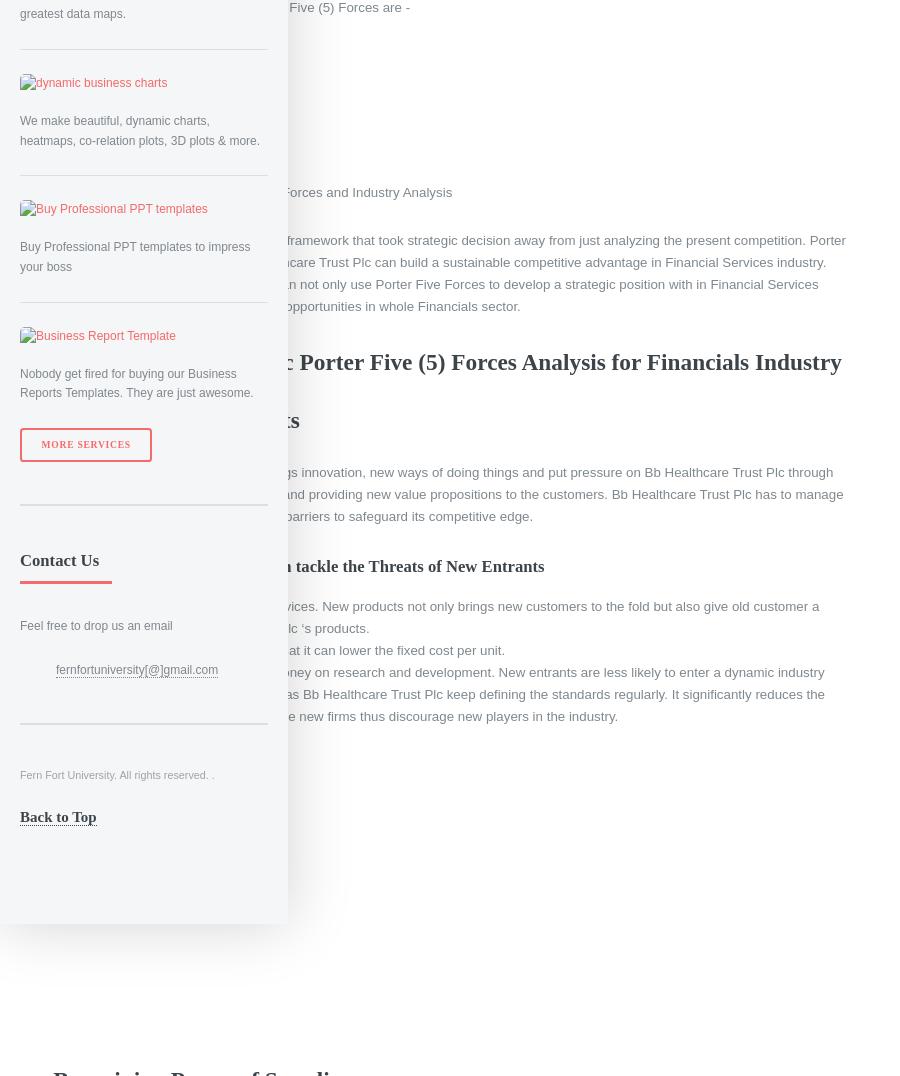 Image resolution: width=900 pixels, height=1076 pixels. What do you see at coordinates (289, 648) in the screenshot?
I see `'By building economies of scale so that it can  lower the fixed cost per unit.'` at bounding box center [289, 648].